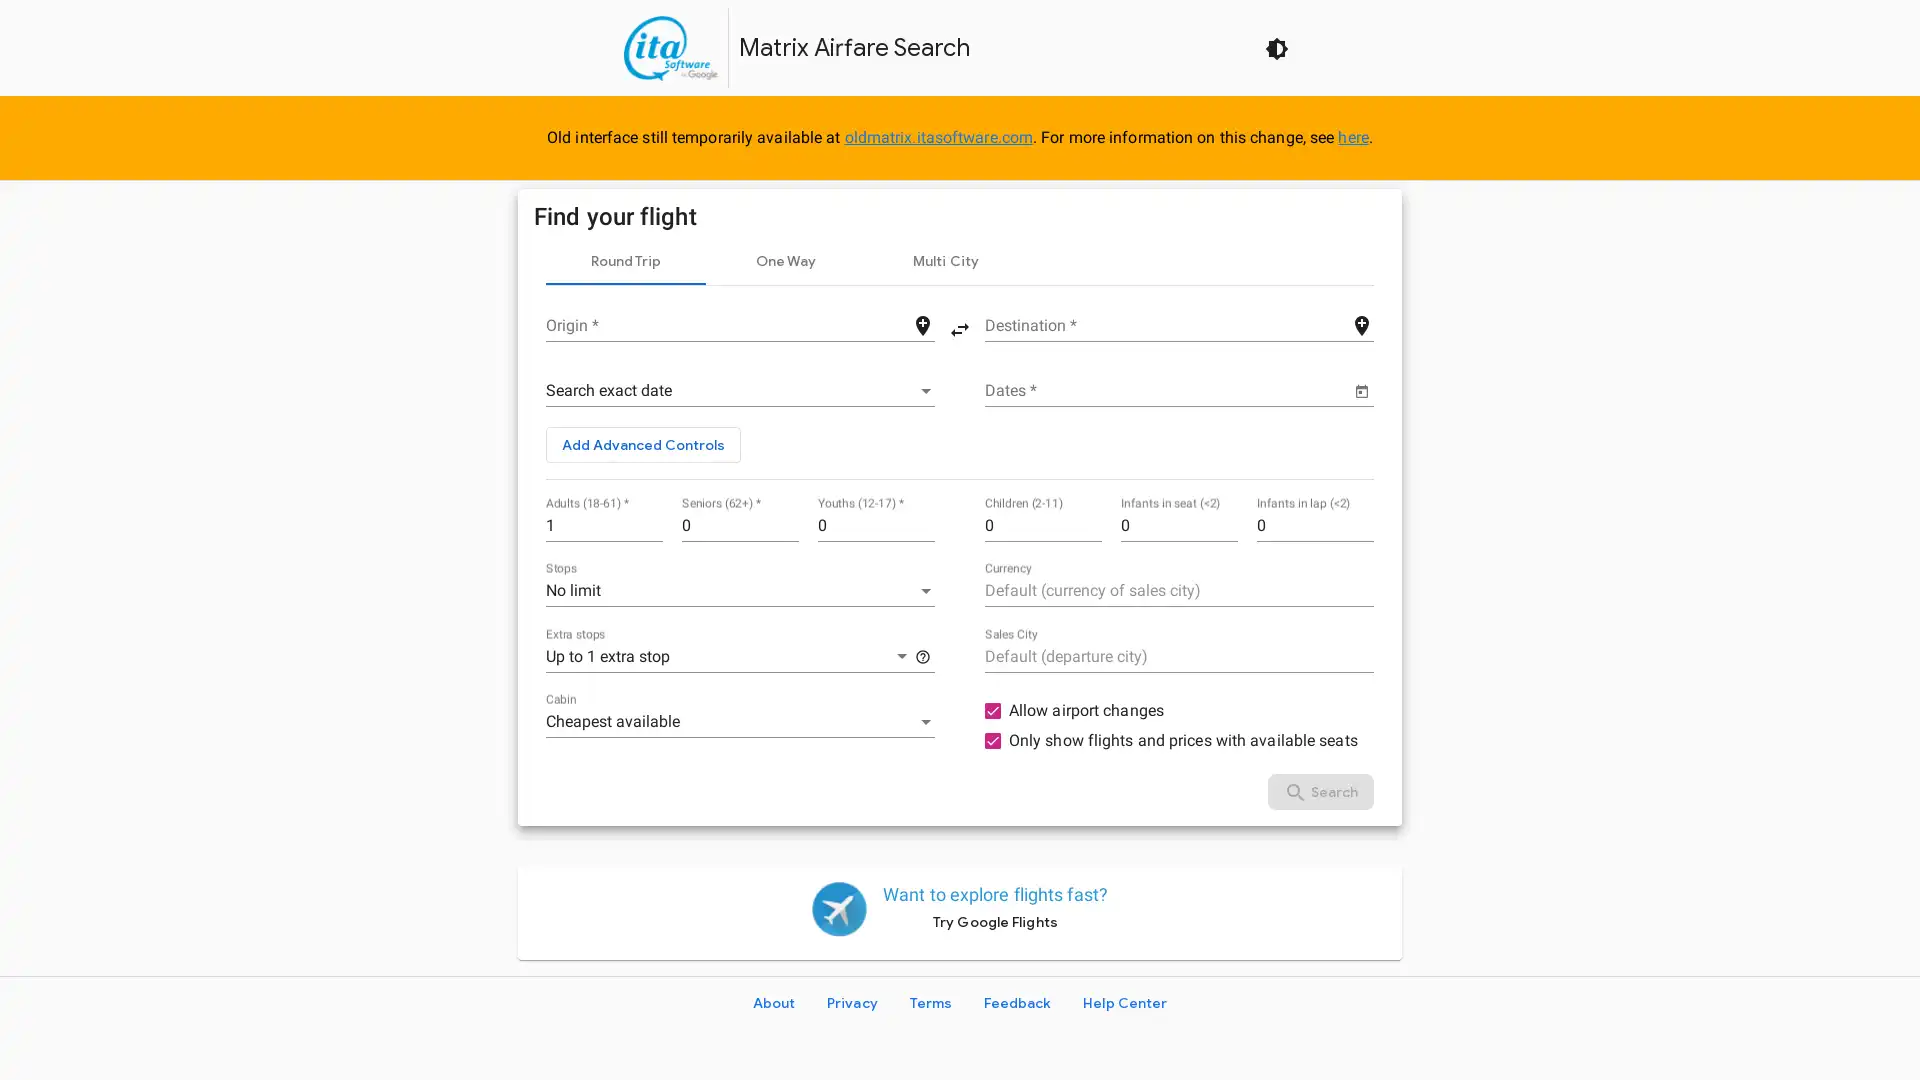 This screenshot has height=1080, width=1920. Describe the element at coordinates (1017, 1002) in the screenshot. I see `Feedback` at that location.